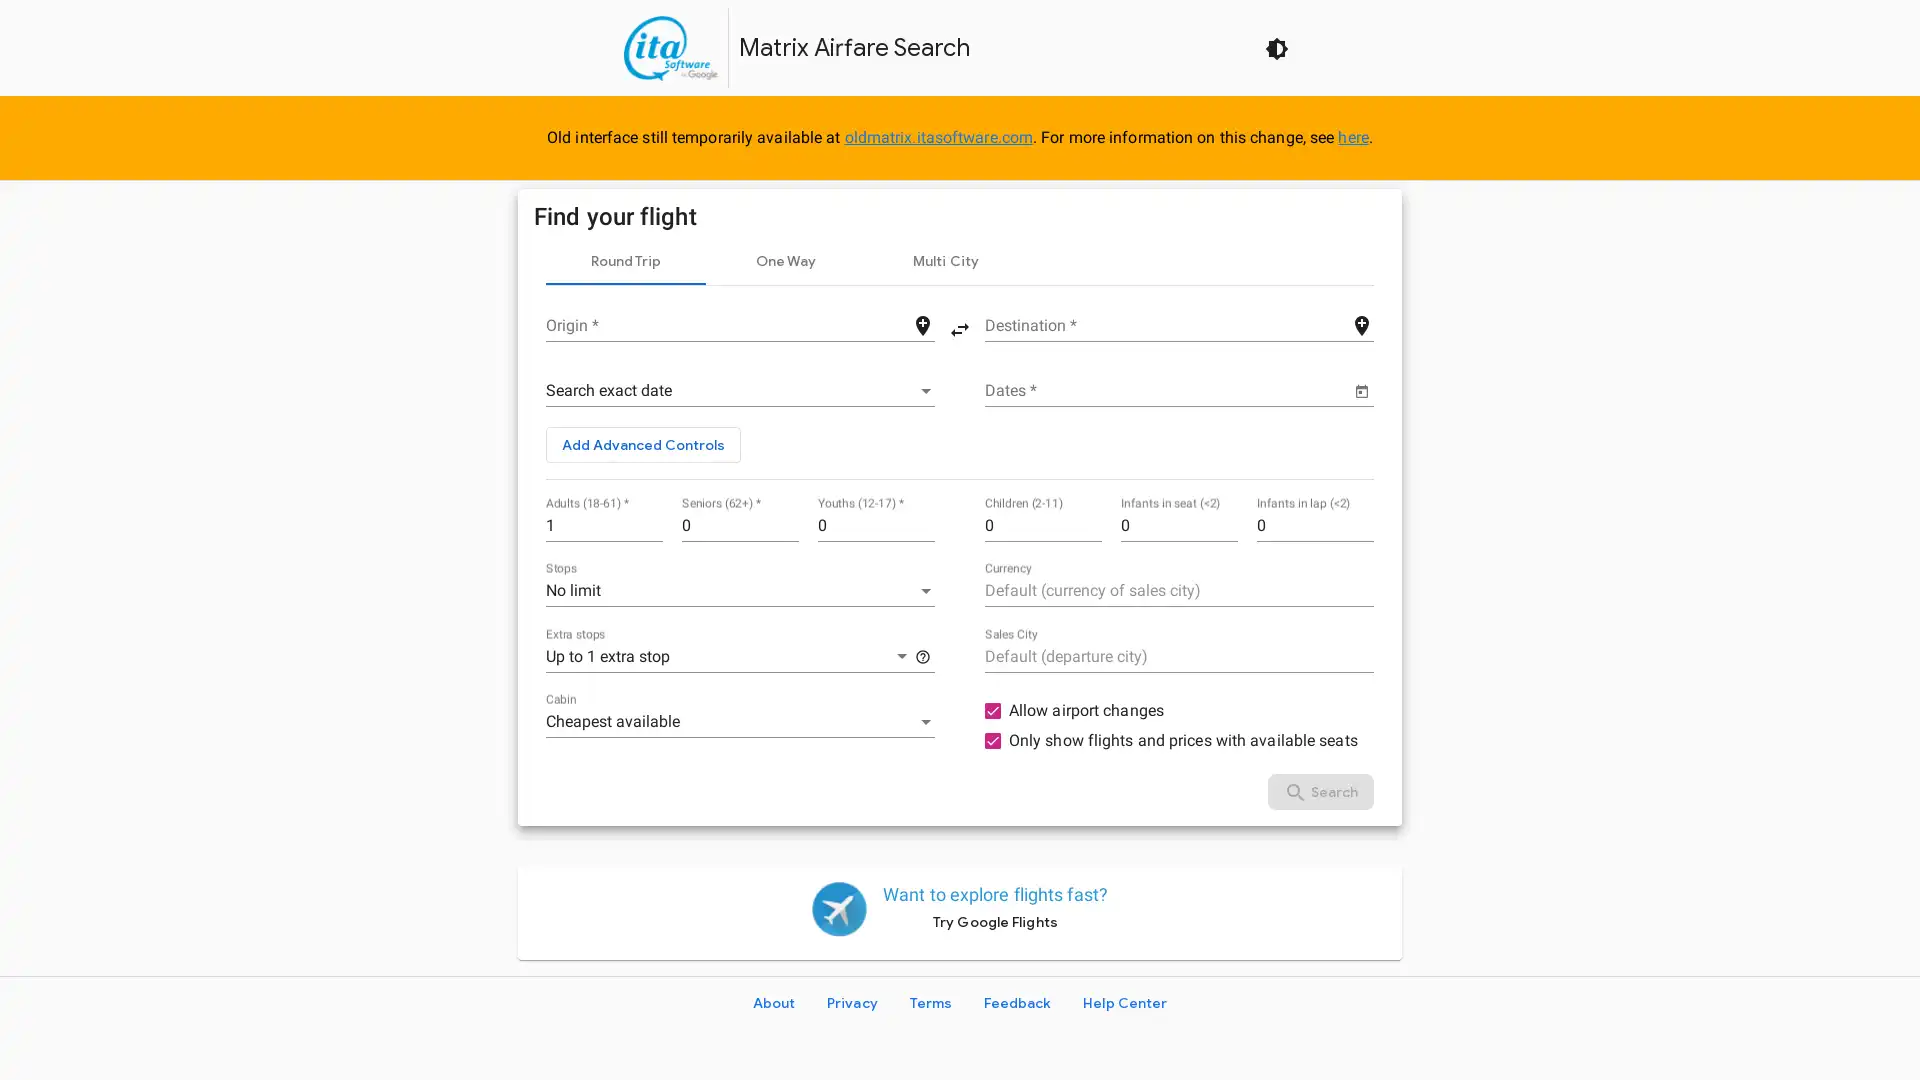 This screenshot has height=1080, width=1920. Describe the element at coordinates (1017, 1002) in the screenshot. I see `Feedback` at that location.